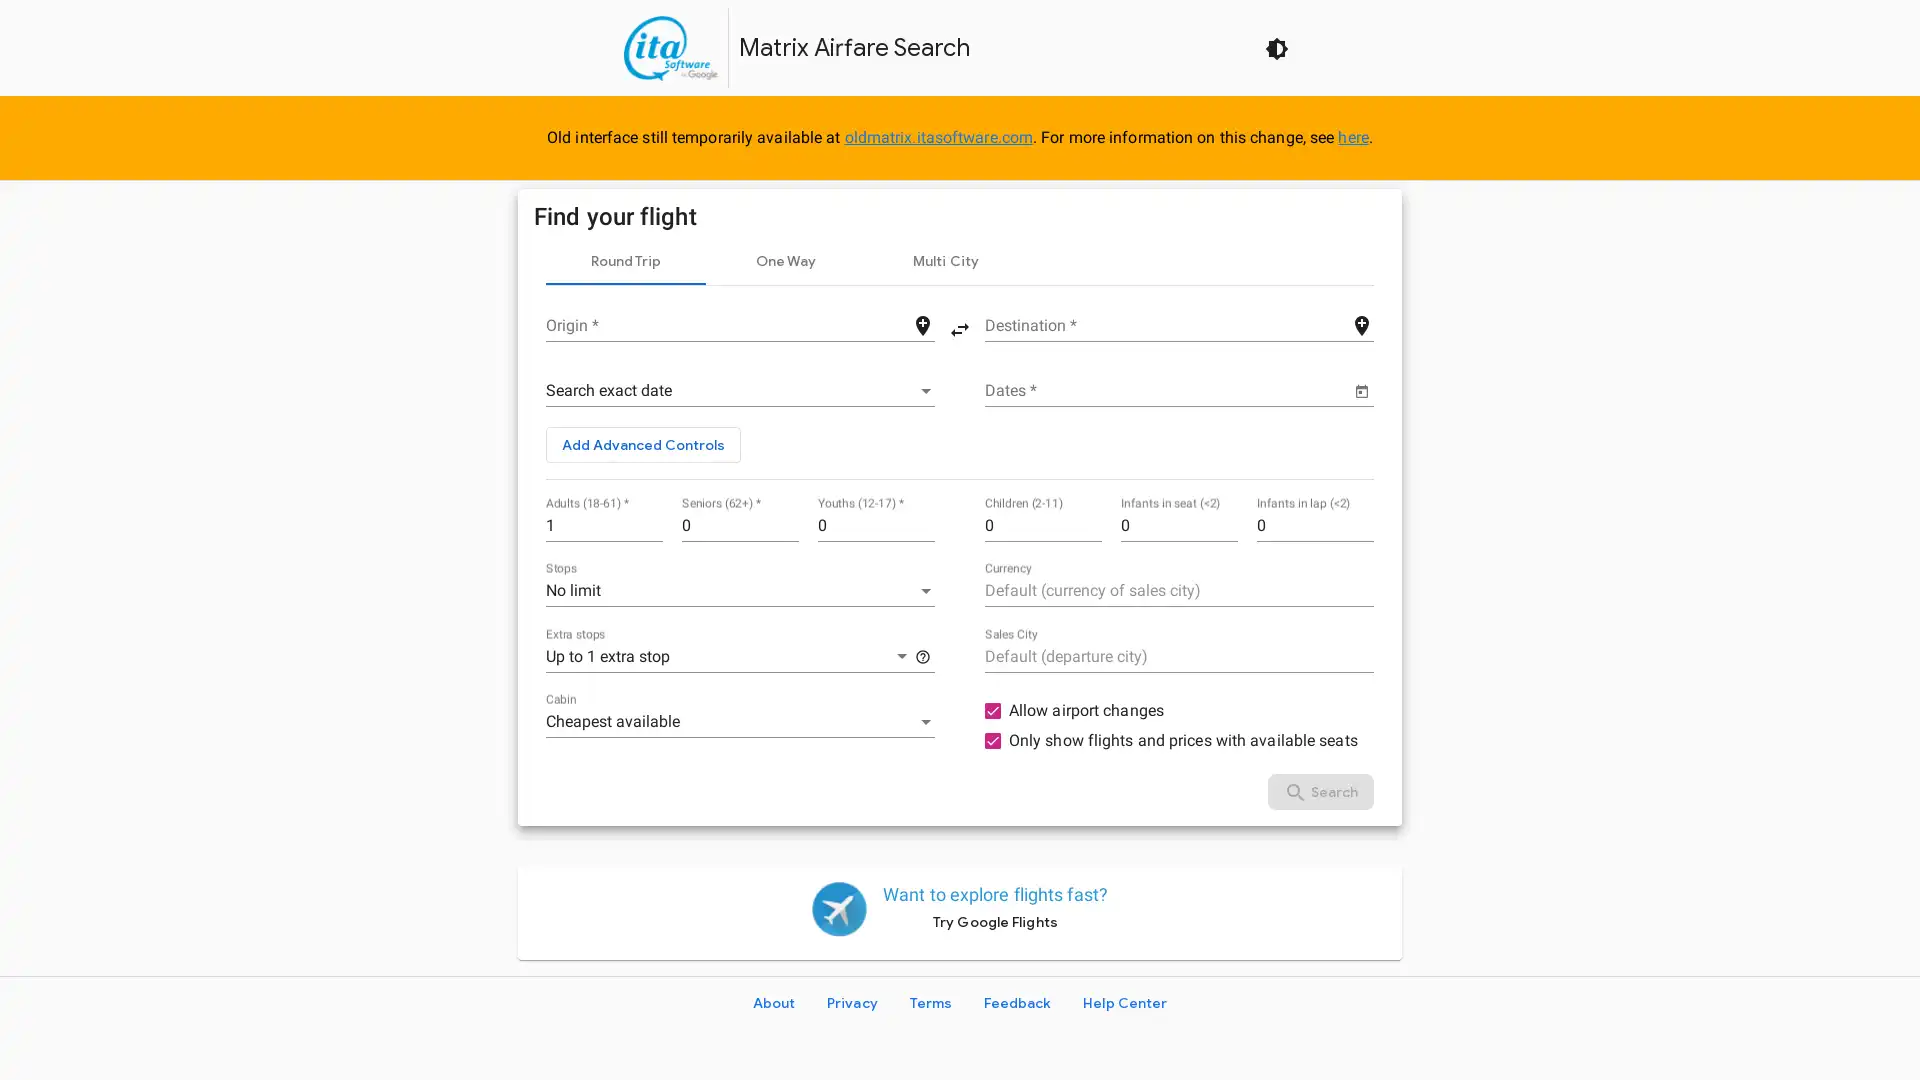 This screenshot has height=1080, width=1920. Describe the element at coordinates (1017, 1002) in the screenshot. I see `Feedback` at that location.